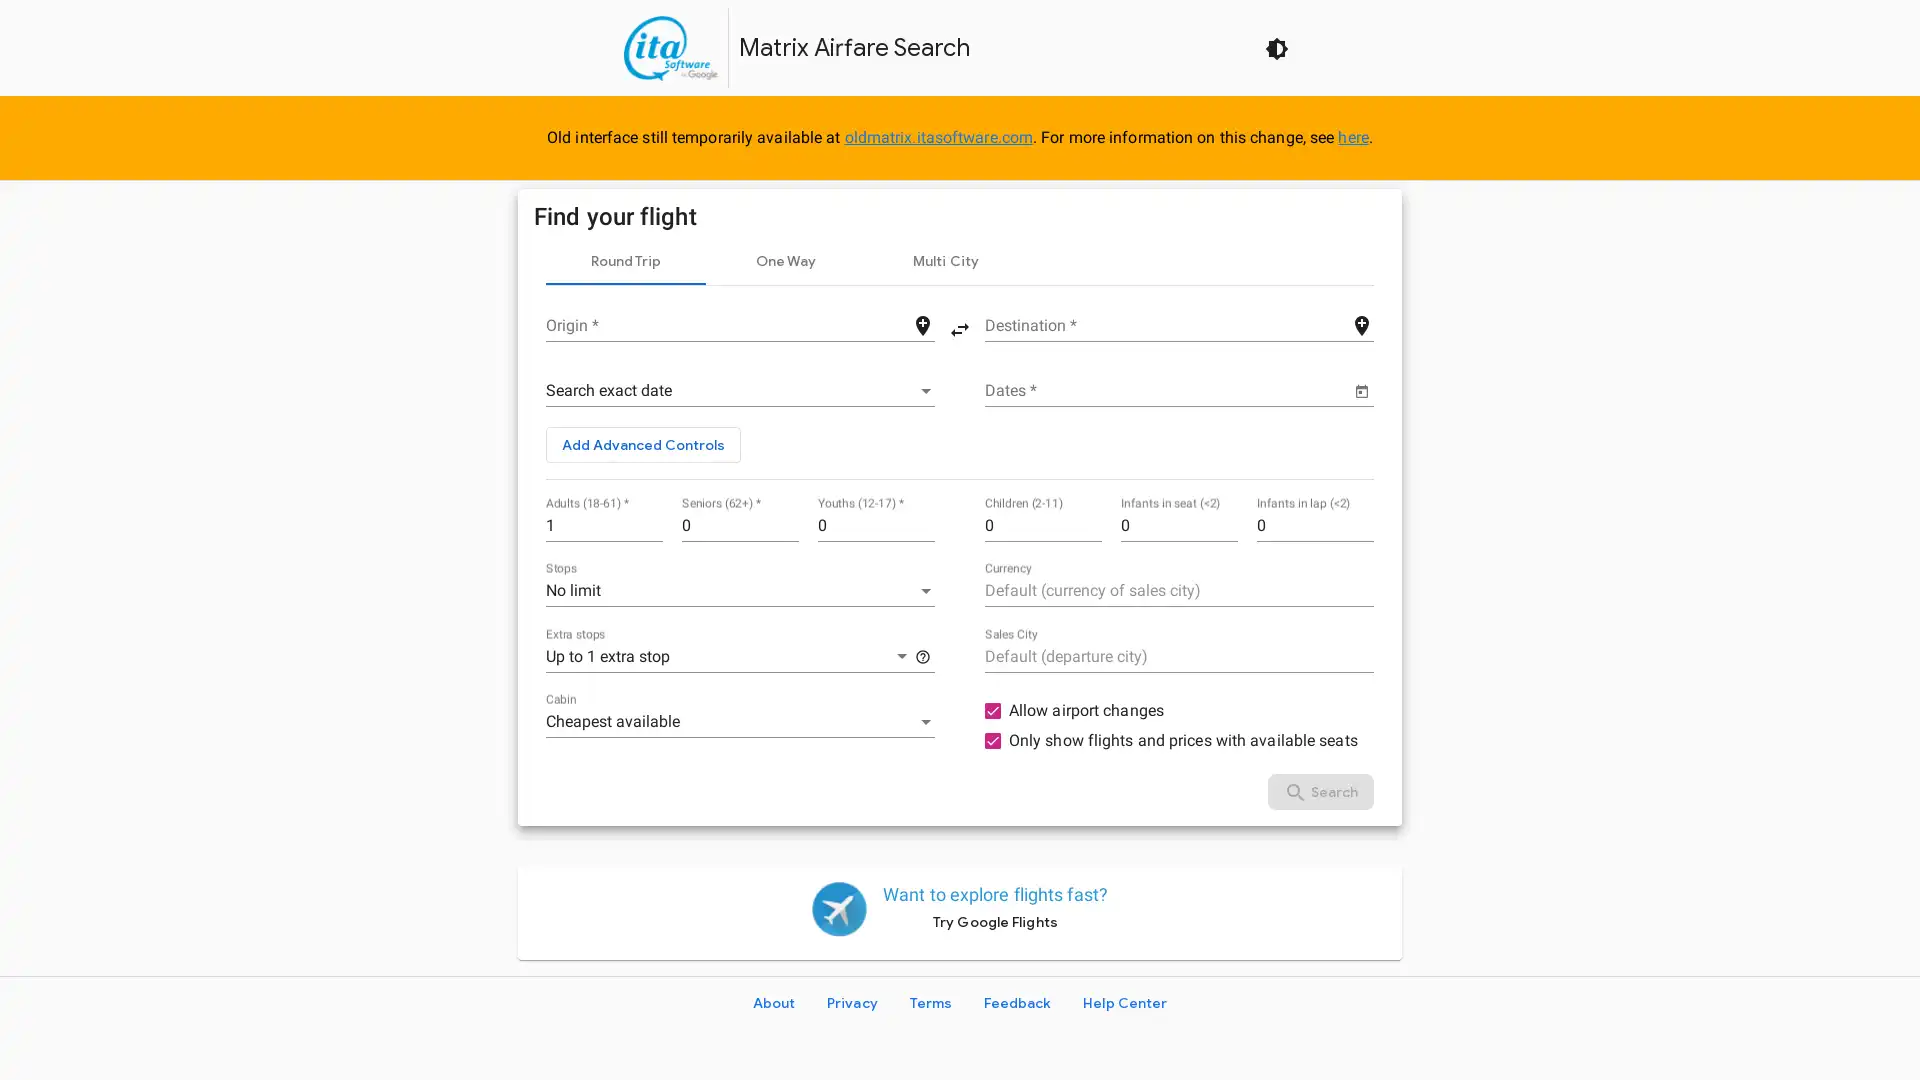 This screenshot has height=1080, width=1920. Describe the element at coordinates (1017, 1002) in the screenshot. I see `Feedback` at that location.